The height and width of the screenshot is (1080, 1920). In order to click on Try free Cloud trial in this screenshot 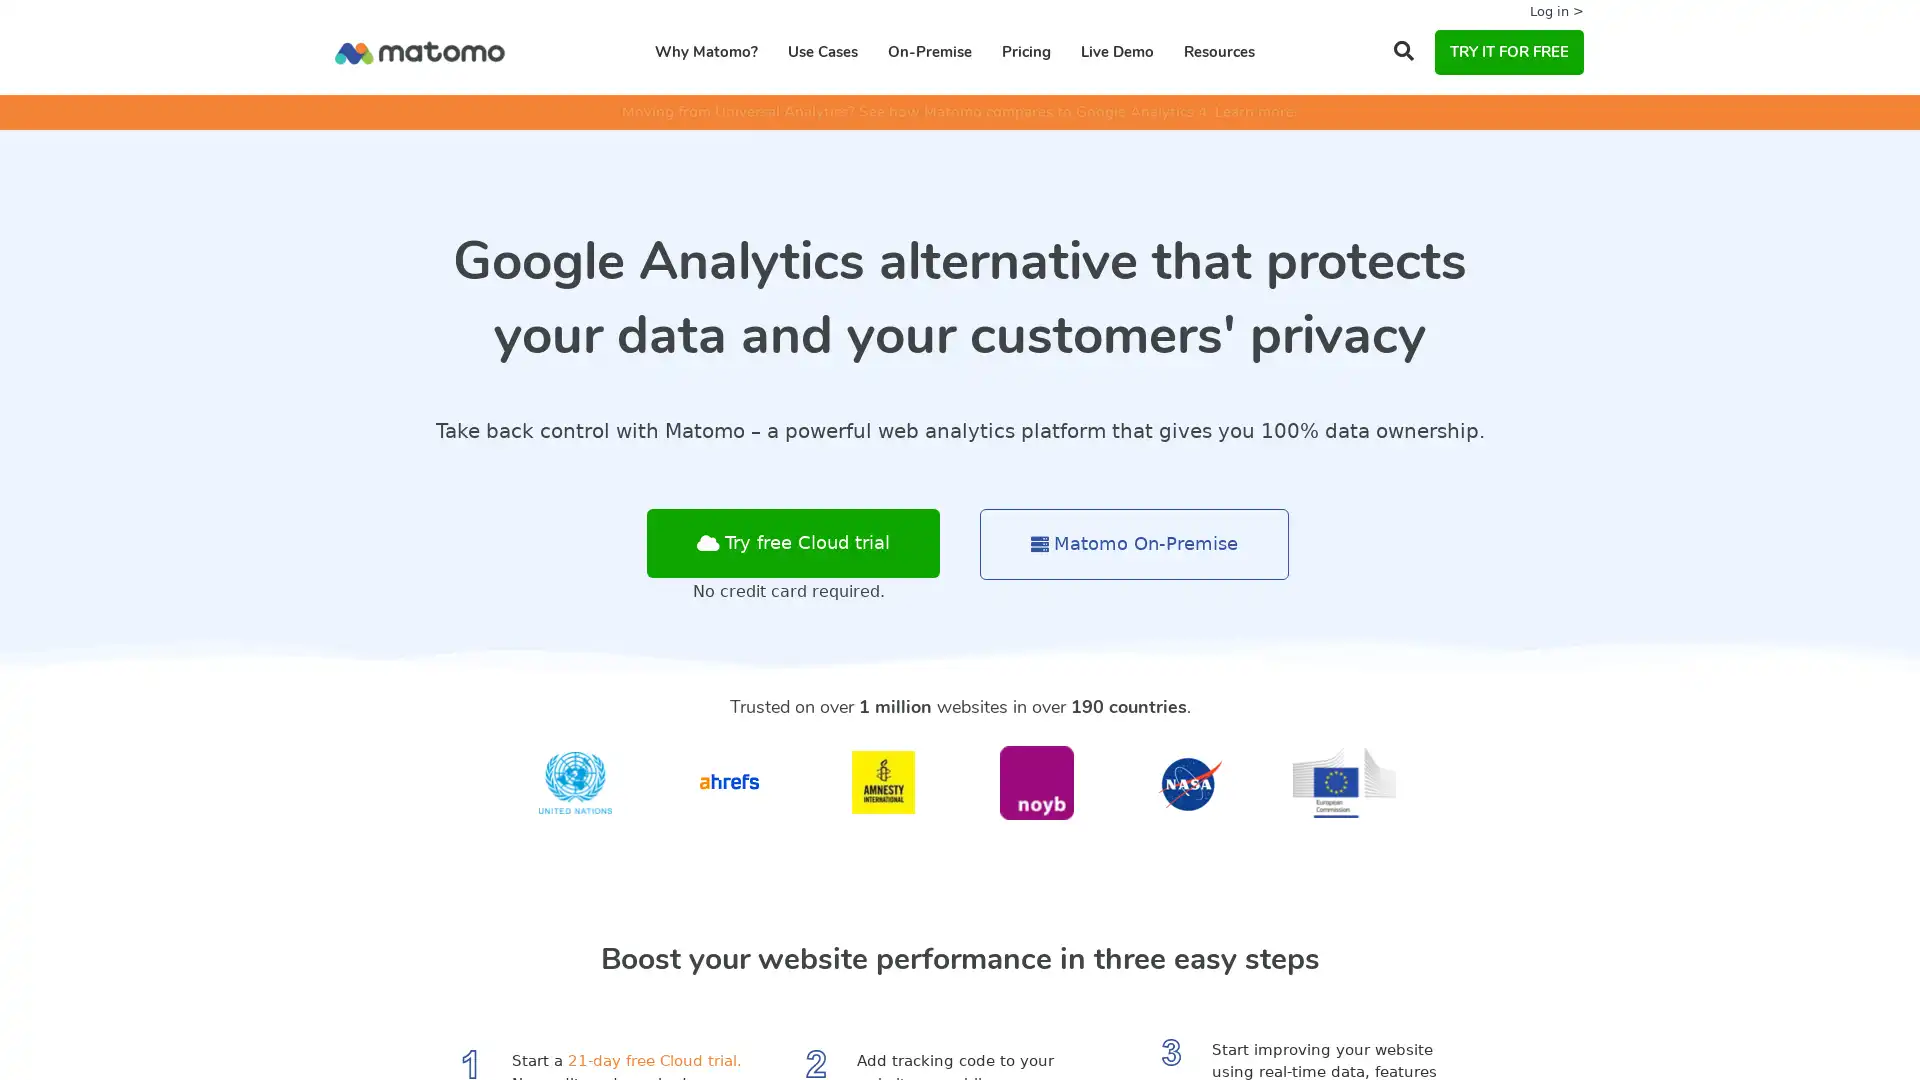, I will do `click(792, 543)`.